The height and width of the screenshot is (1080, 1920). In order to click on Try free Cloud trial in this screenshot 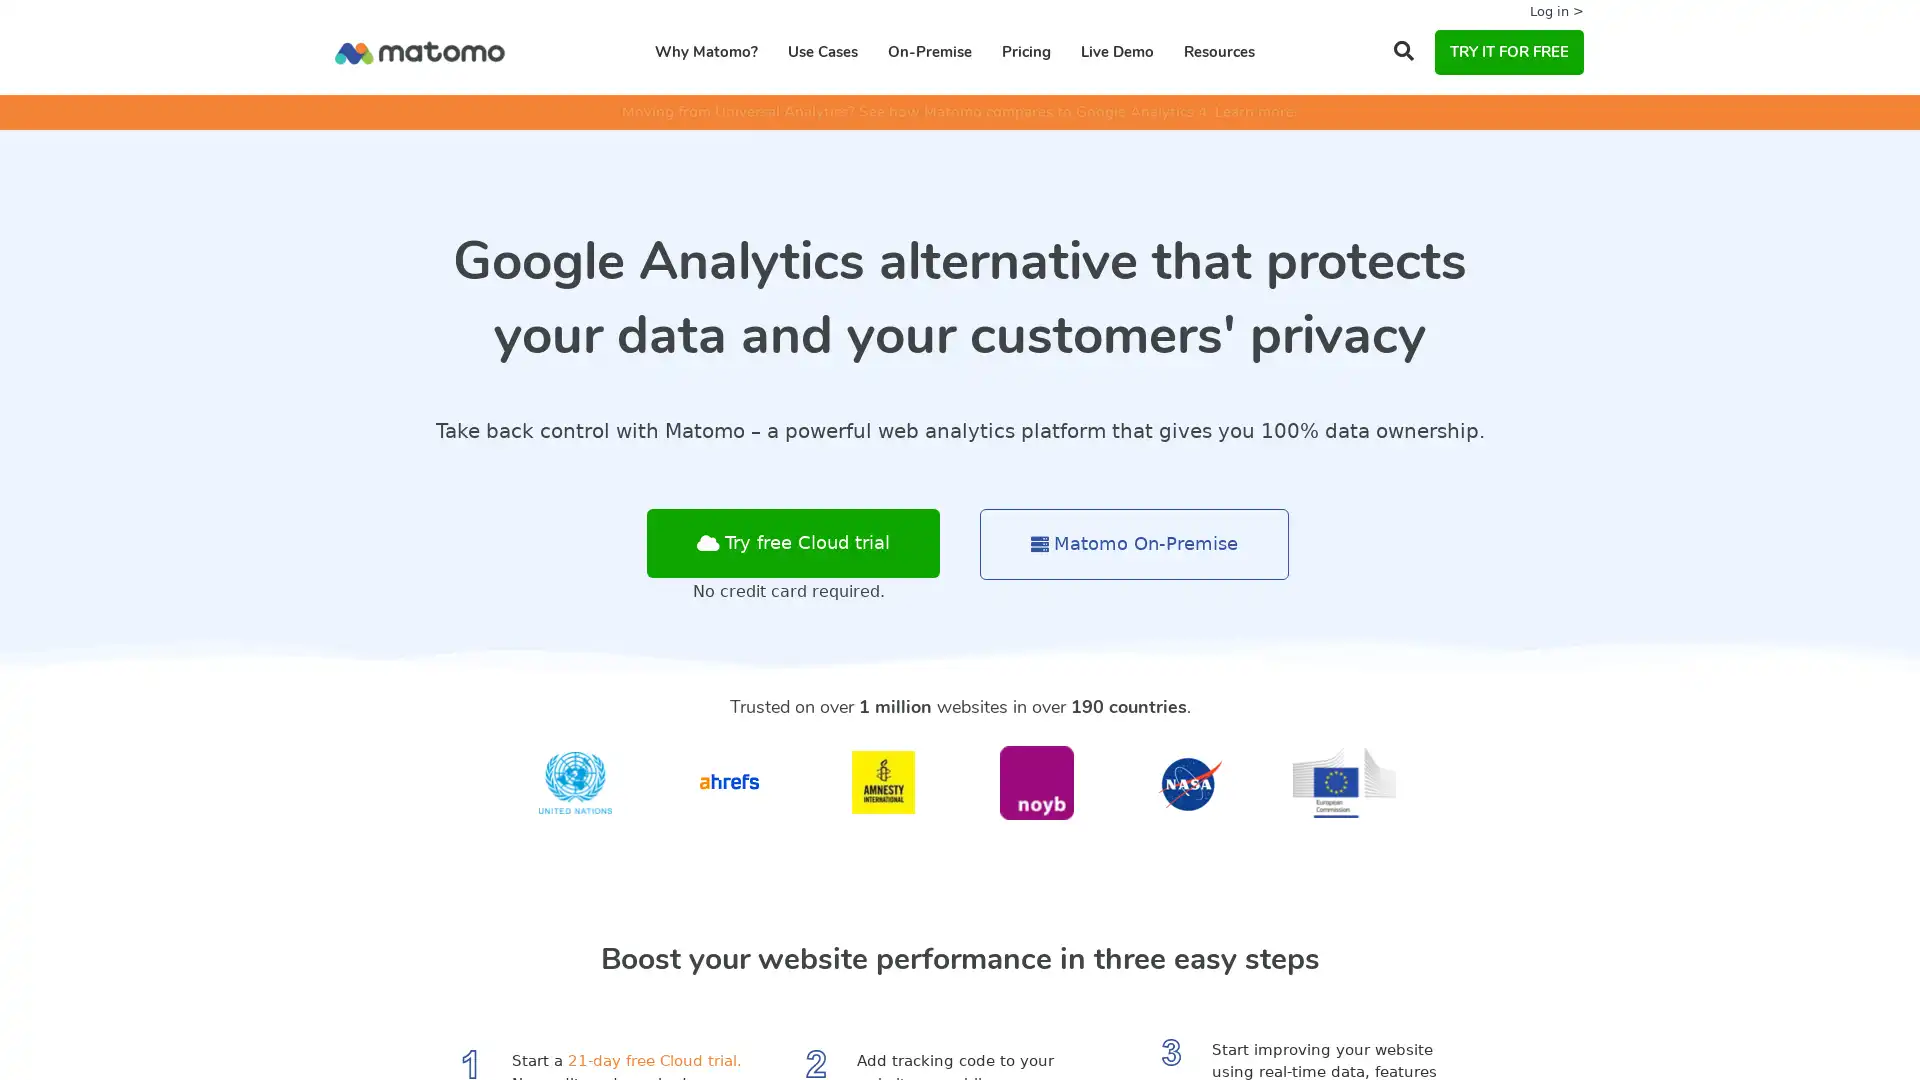, I will do `click(792, 543)`.